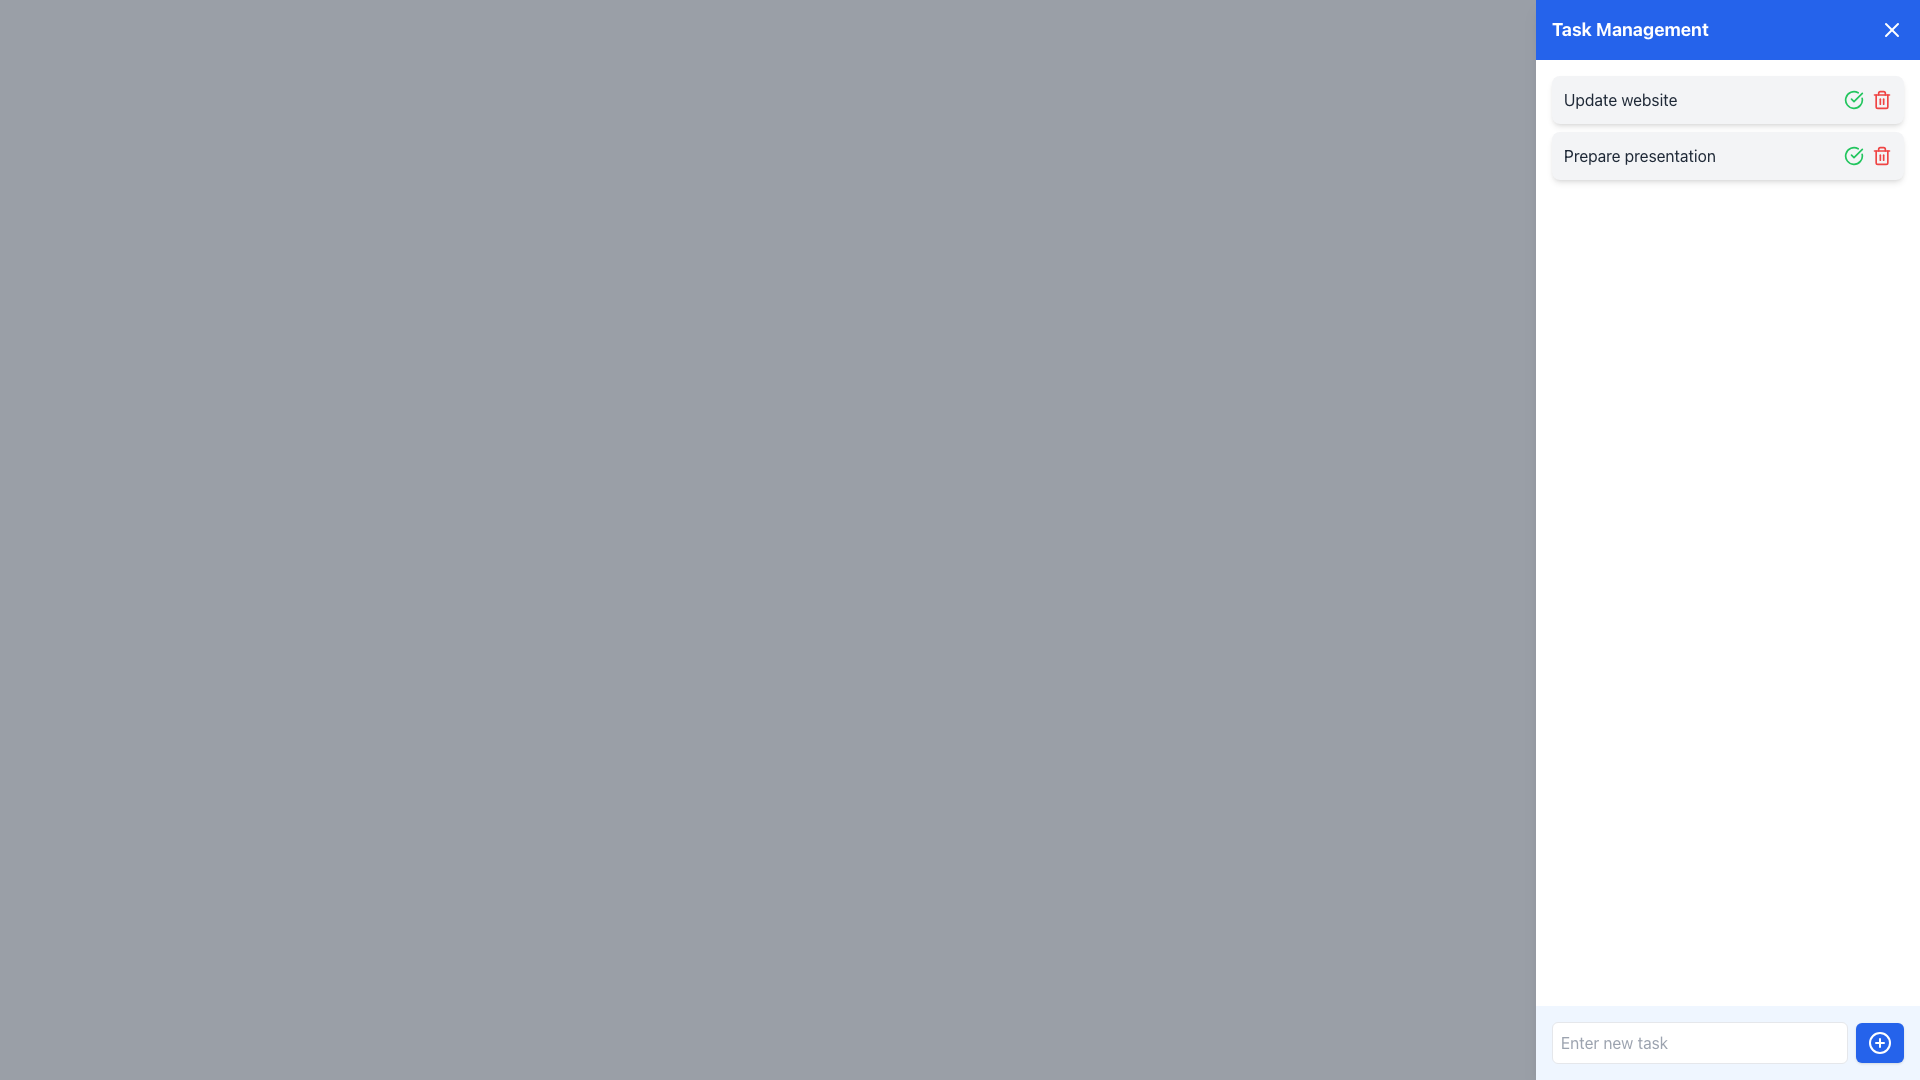 This screenshot has width=1920, height=1080. I want to click on the close button located at the far right of the blue header bar, so click(1890, 30).